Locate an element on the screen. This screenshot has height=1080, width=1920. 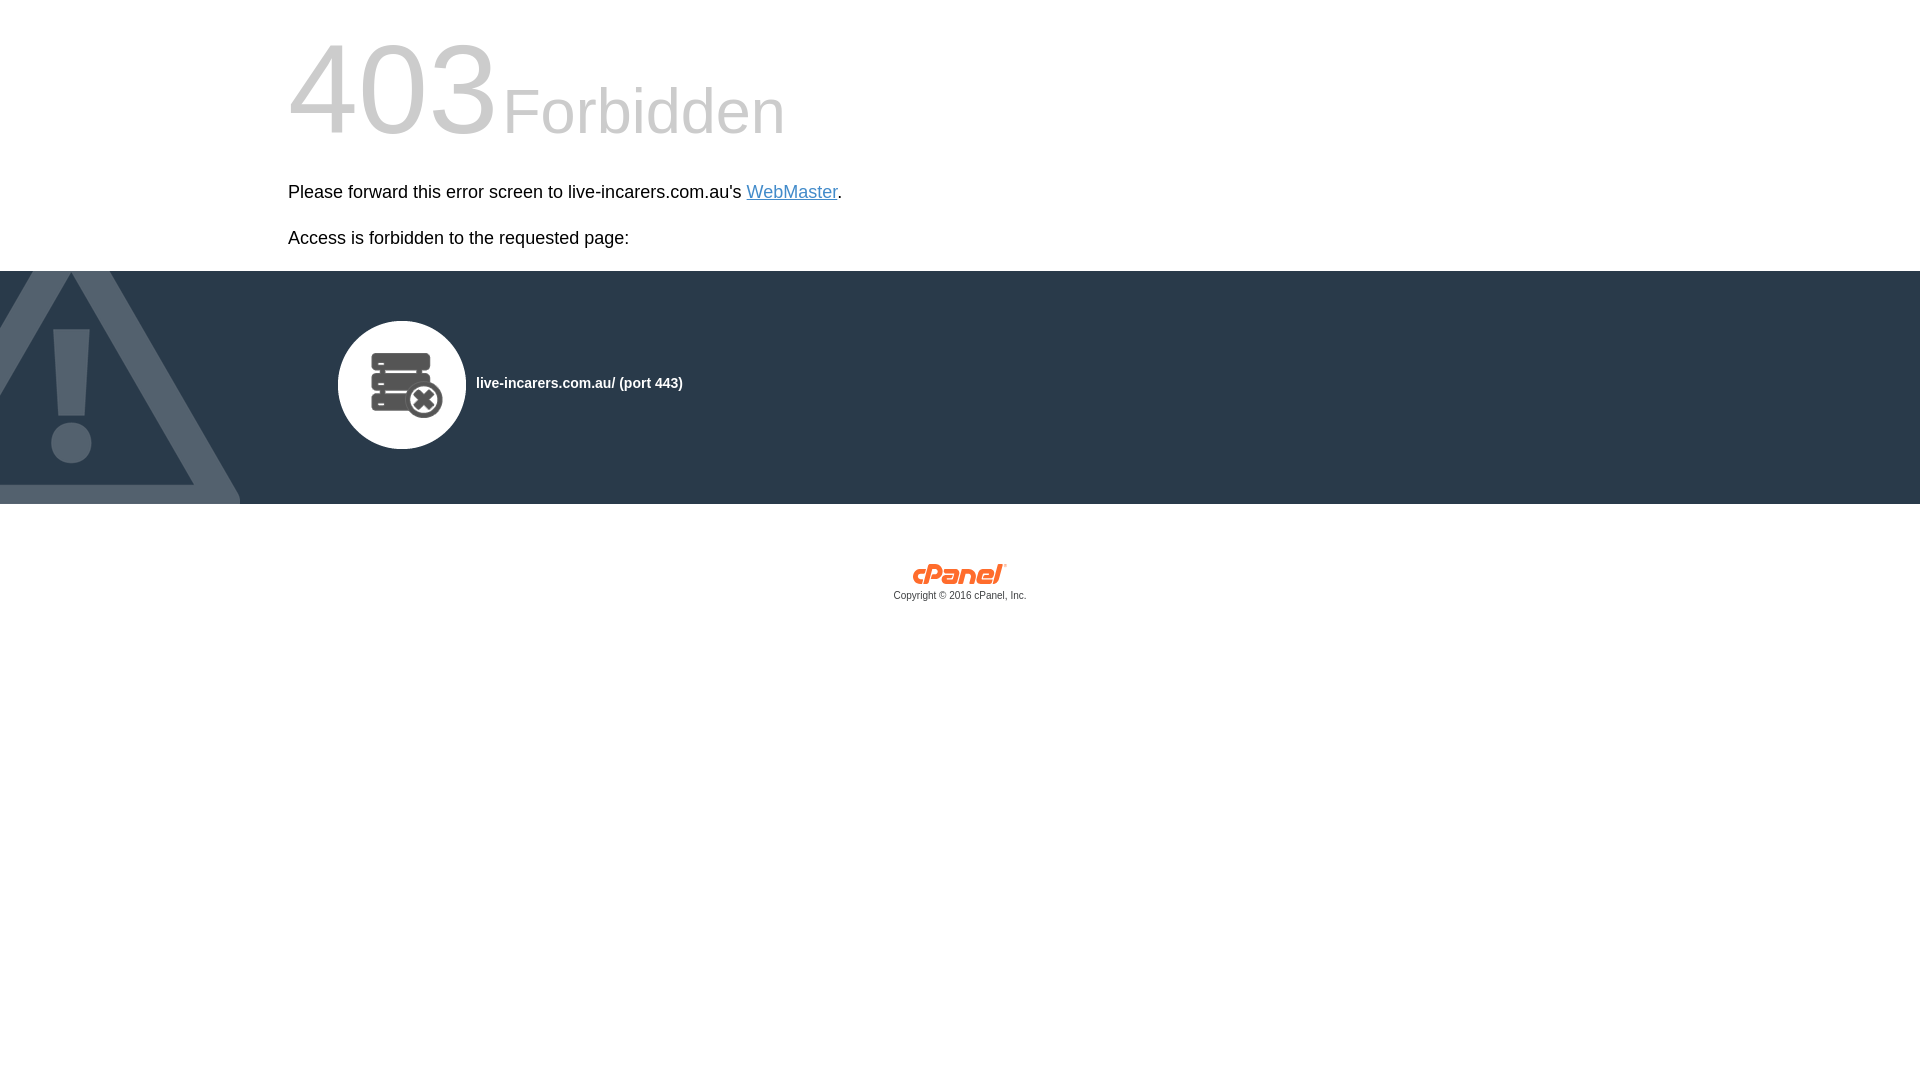
'WebMaster' is located at coordinates (791, 192).